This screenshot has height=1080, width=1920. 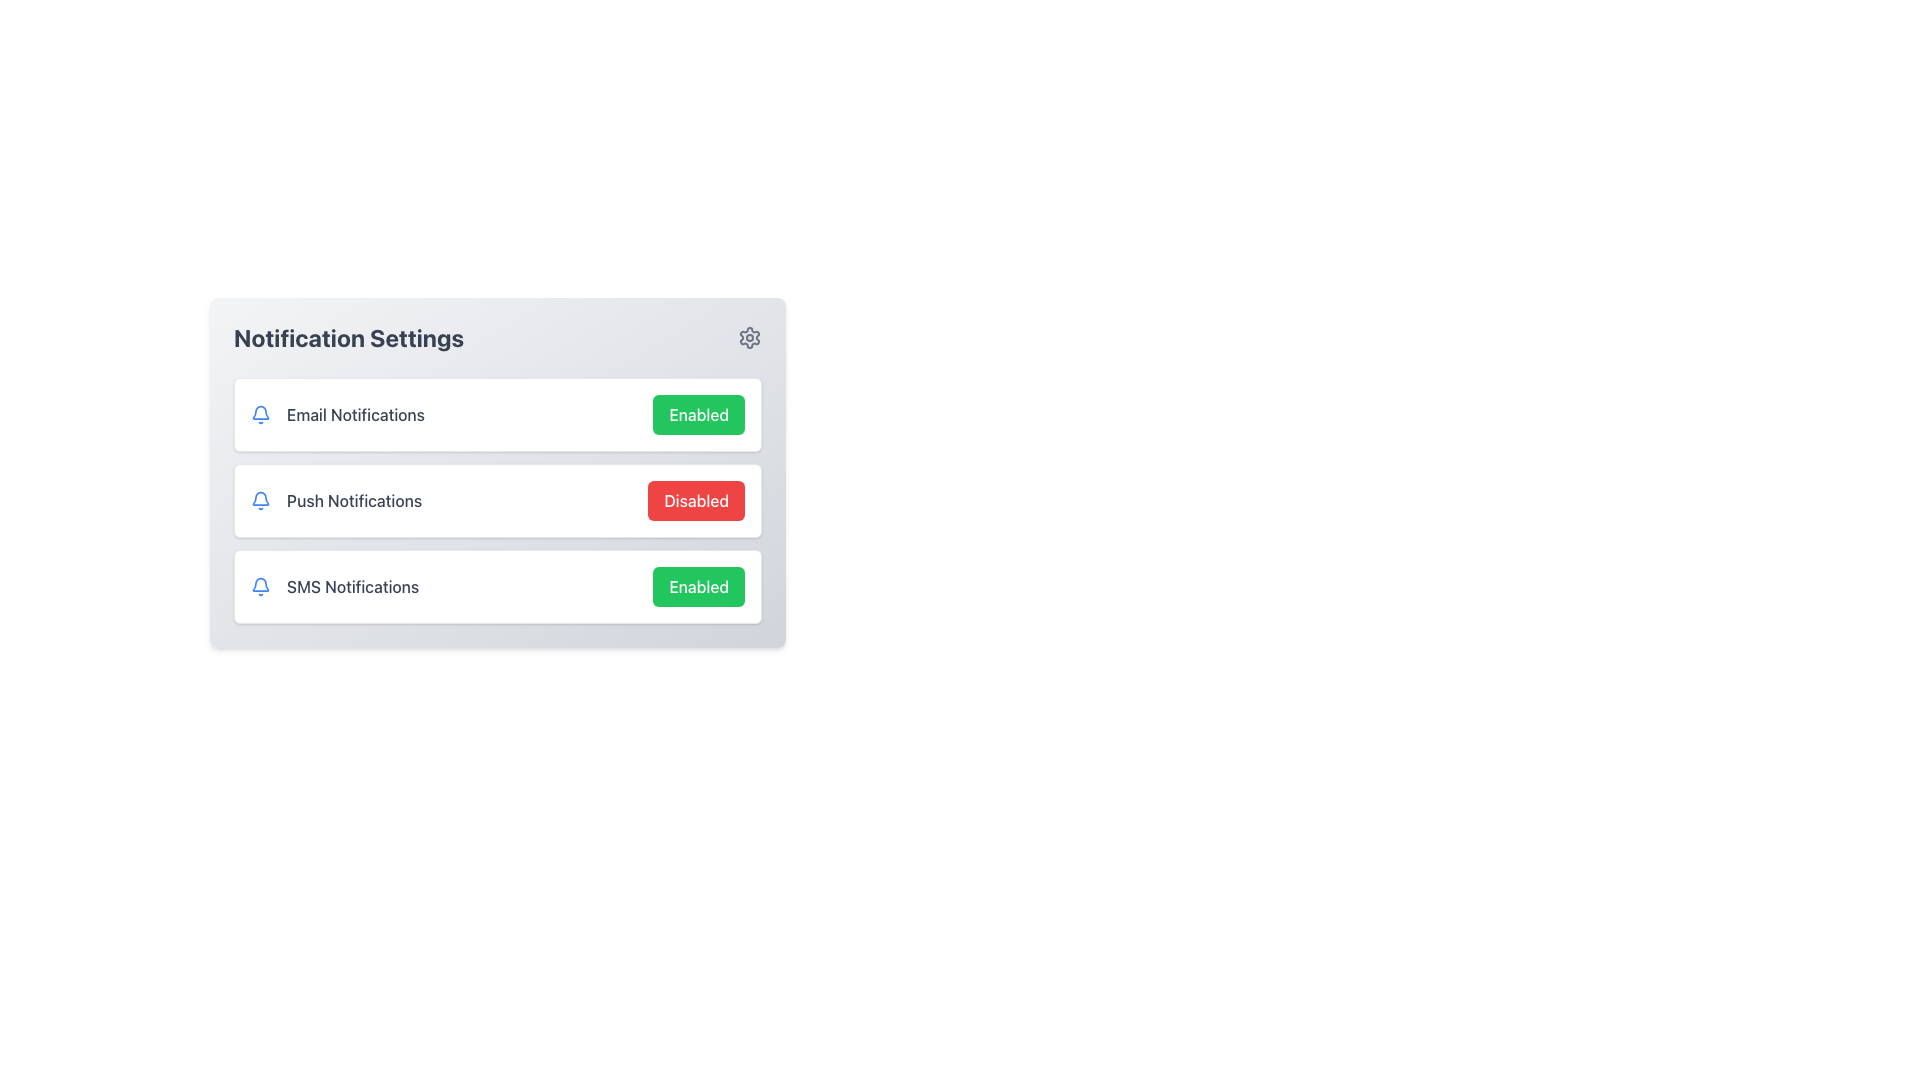 What do you see at coordinates (259, 500) in the screenshot?
I see `the blue bell icon located to the left of the 'Push Notifications' text within the Notification Settings` at bounding box center [259, 500].